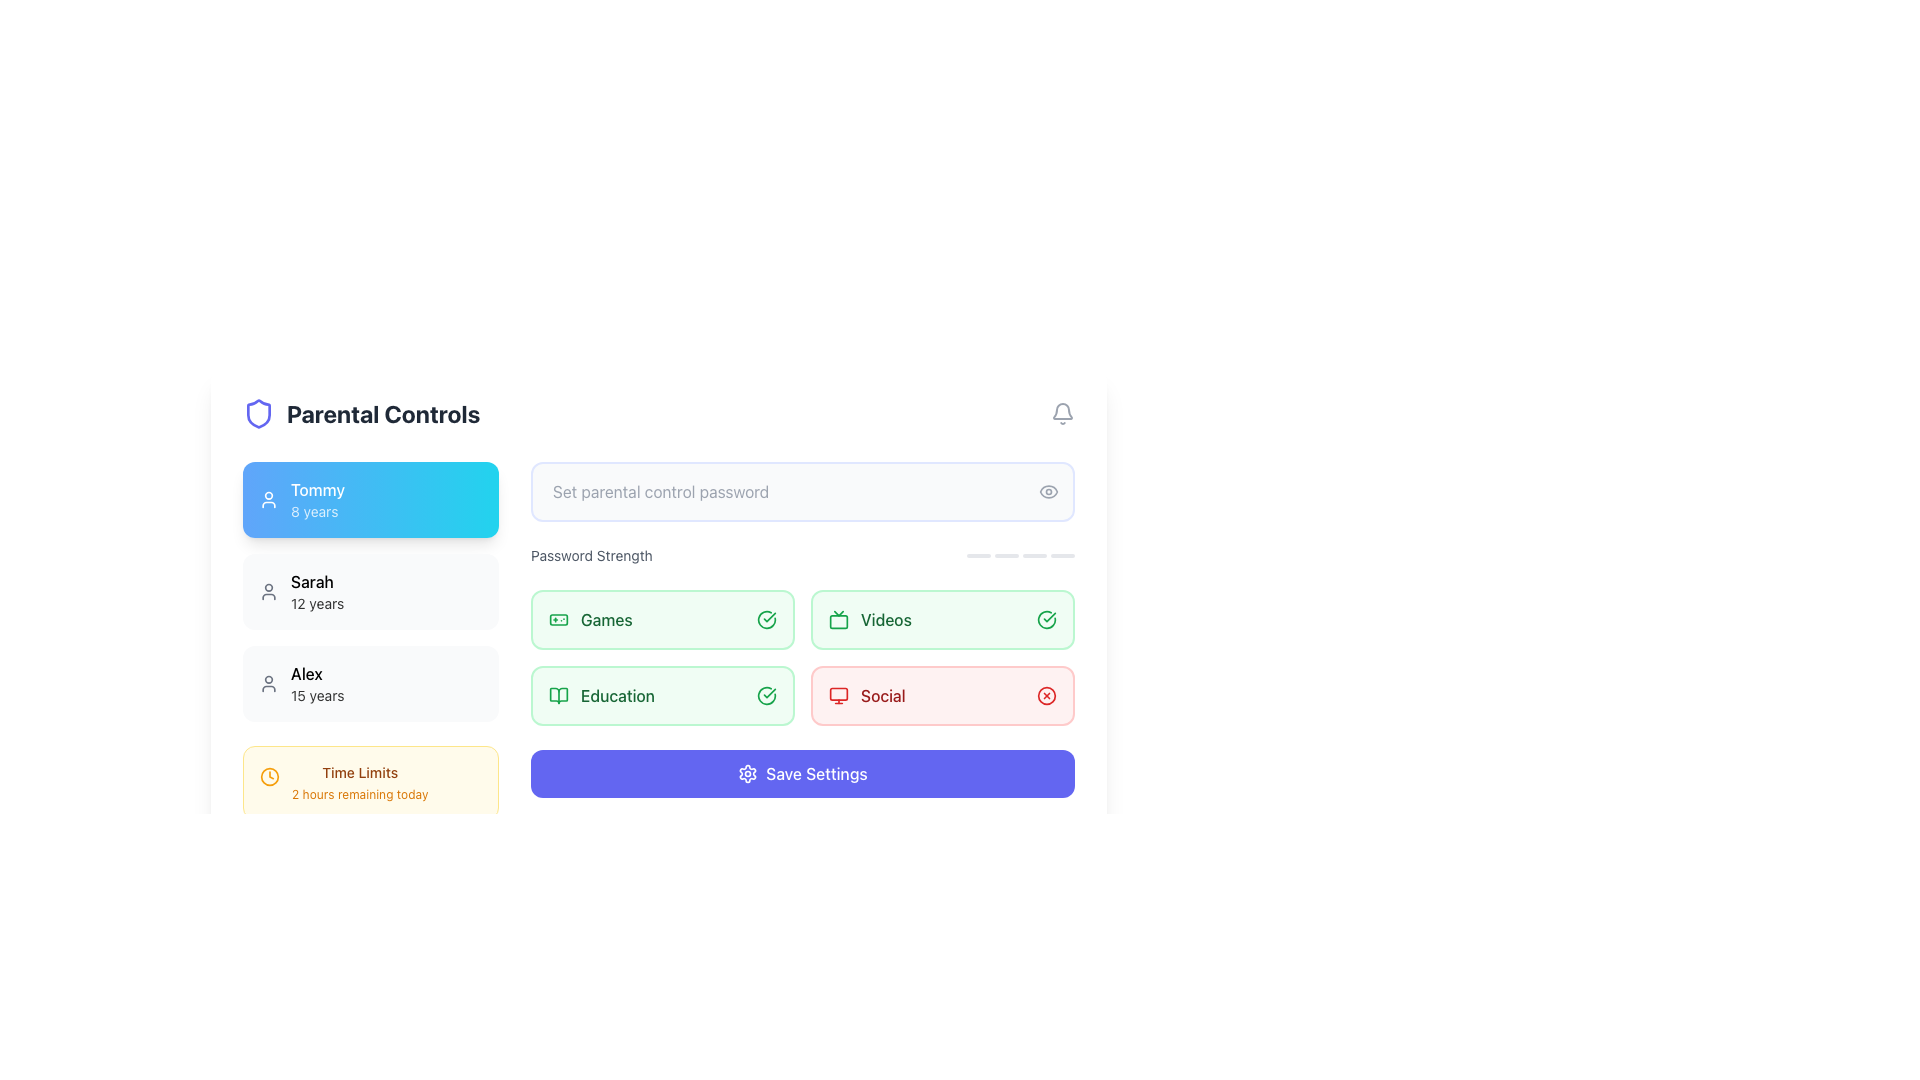  Describe the element at coordinates (766, 619) in the screenshot. I see `the circular icon indicating that the 'Games' option is active, located to the right of the 'Games' label` at that location.